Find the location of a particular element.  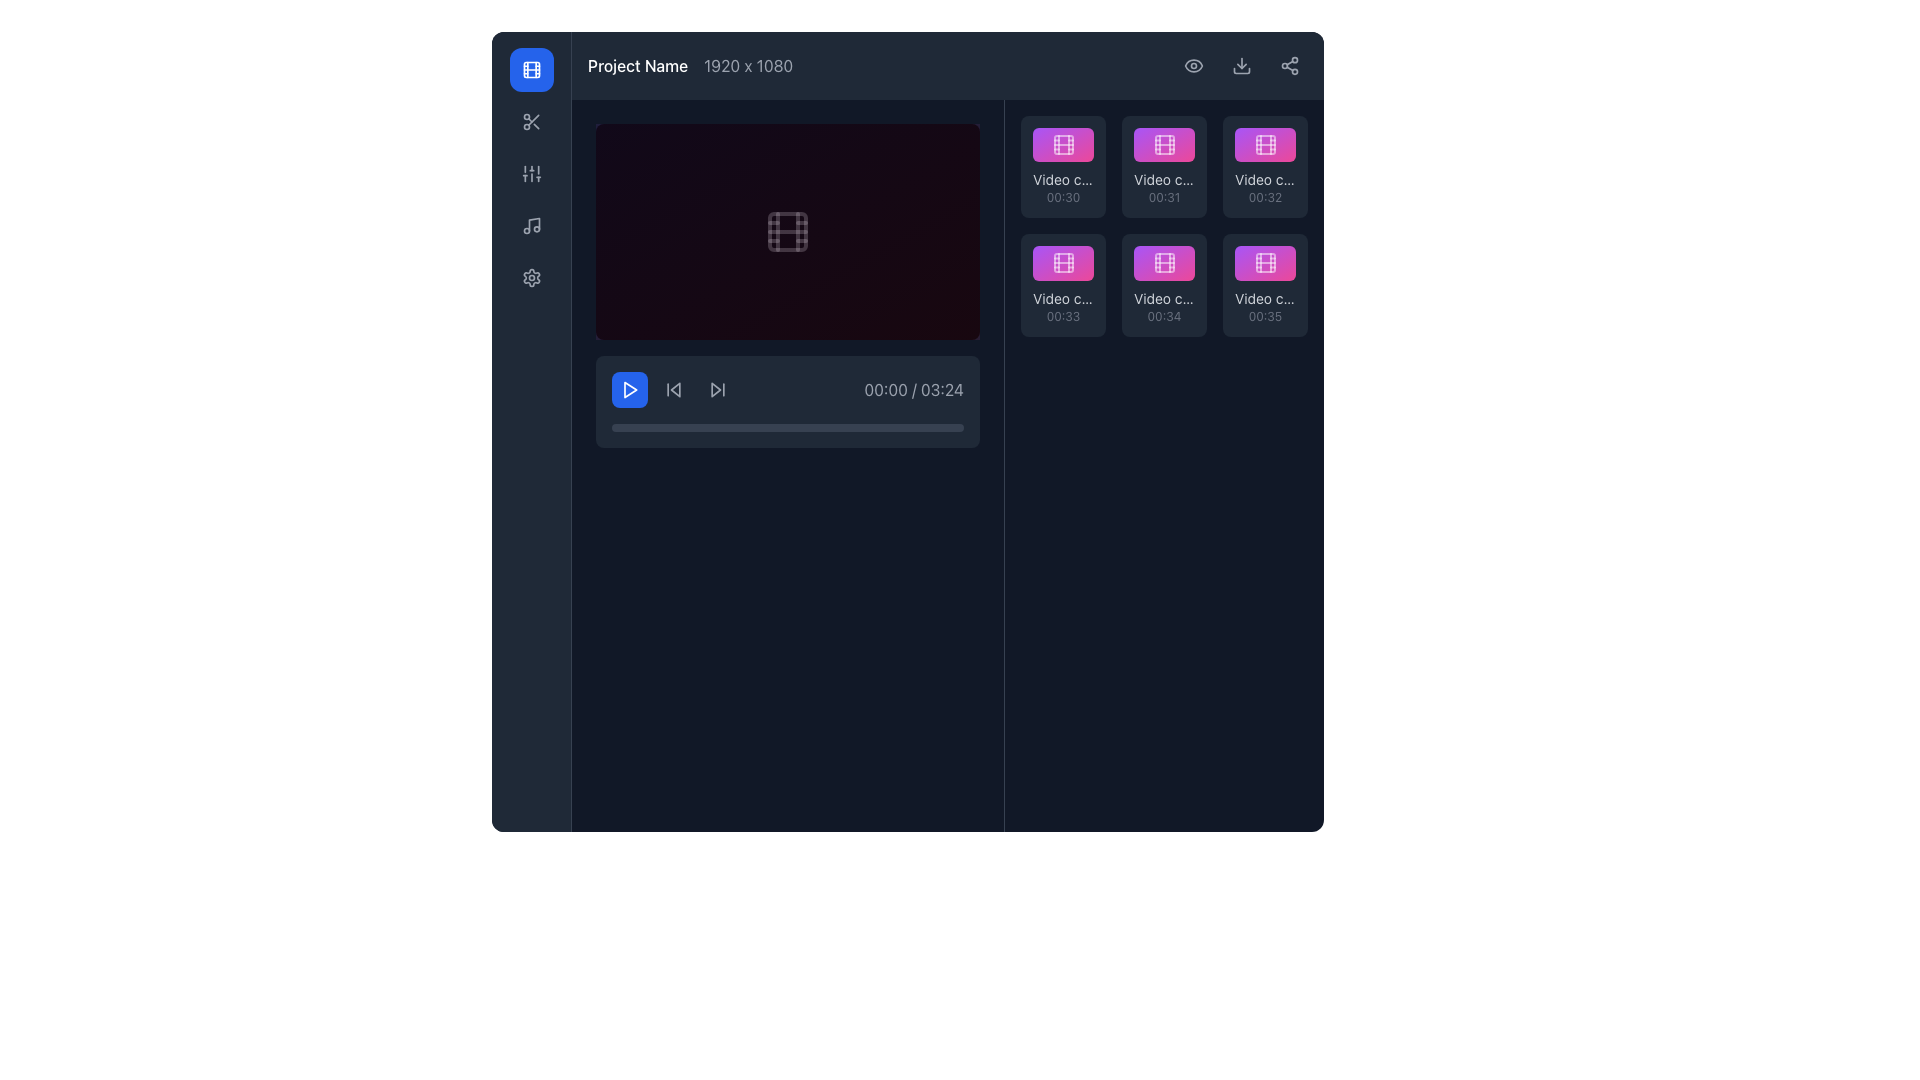

the small gray textual label displaying the time '00:32' located in the bottom-right section of the video clip card, which is the third card in the top row of the grid is located at coordinates (1264, 198).